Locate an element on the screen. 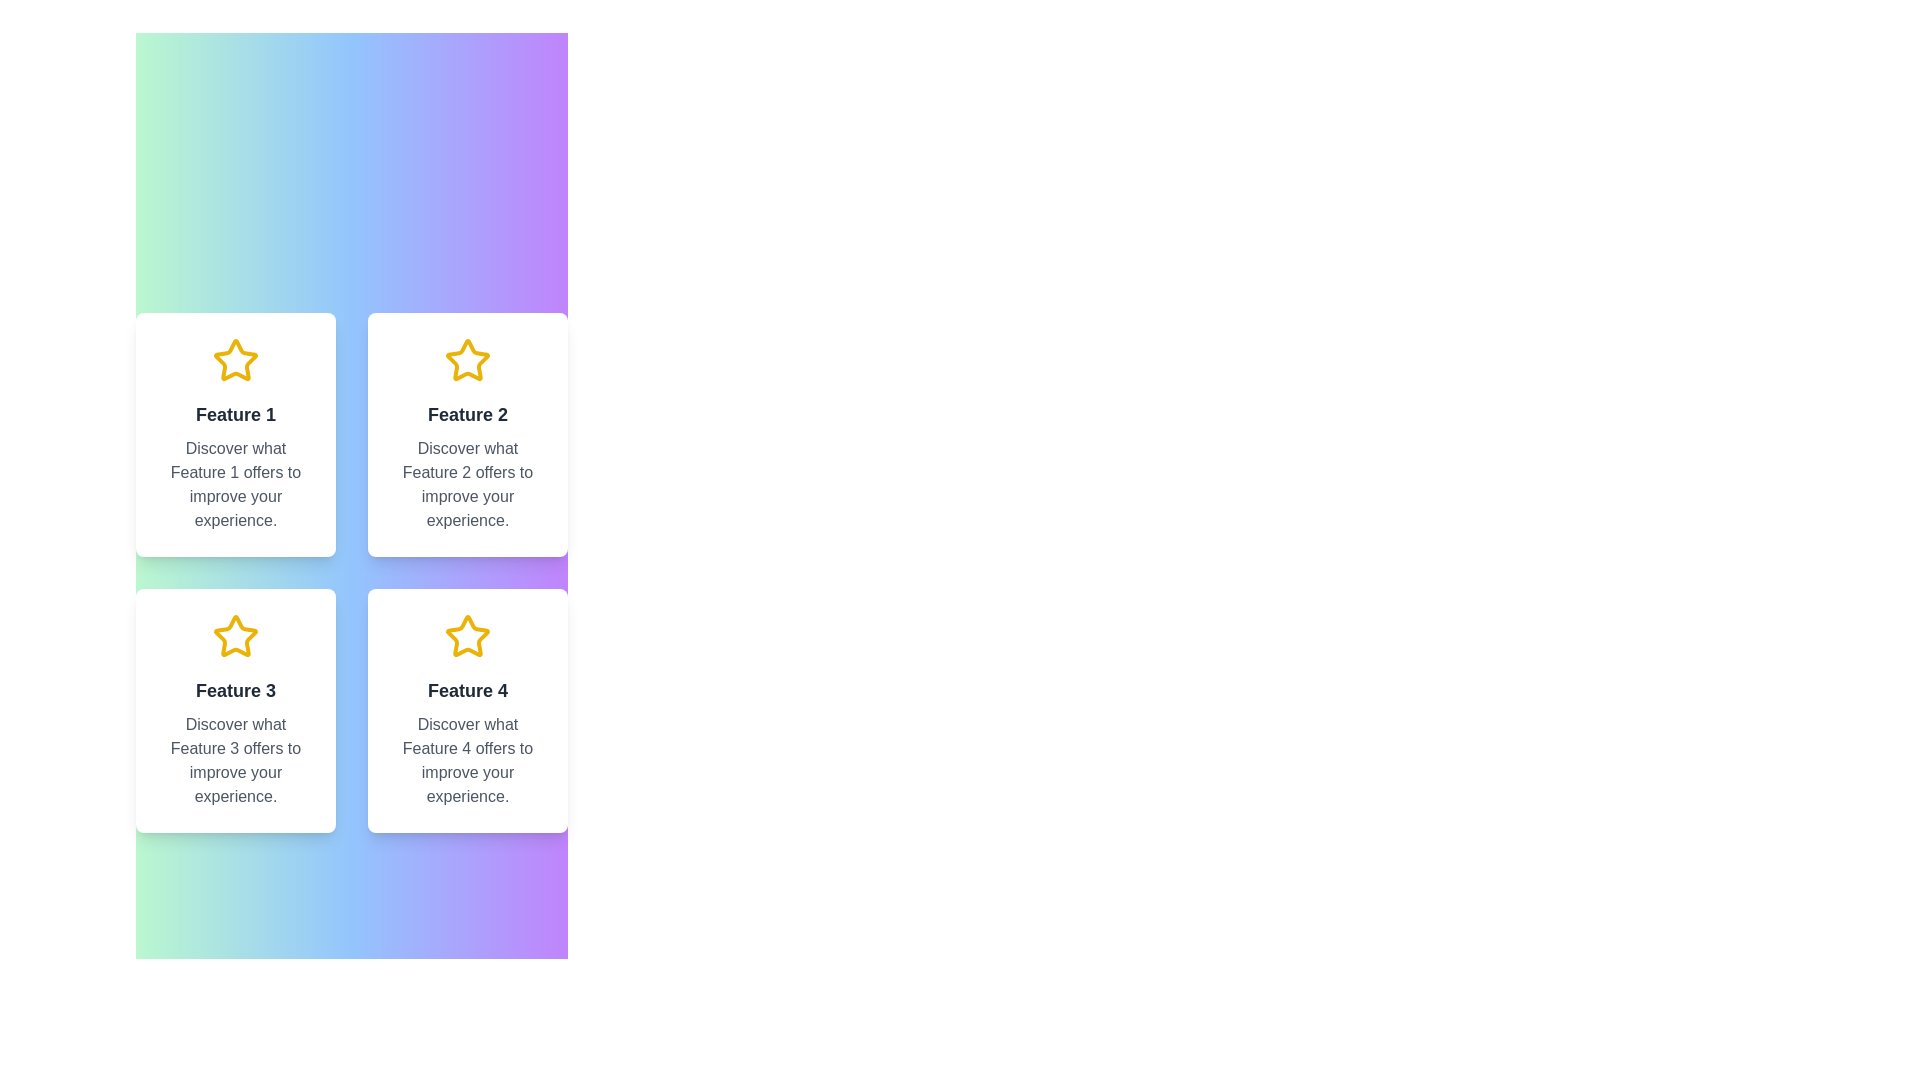 This screenshot has width=1920, height=1080. the Icon representing 'Feature 3', located in the third card of the grid layout, centrally positioned in the top region adjacent to the 'Feature 3' title text is located at coordinates (235, 636).